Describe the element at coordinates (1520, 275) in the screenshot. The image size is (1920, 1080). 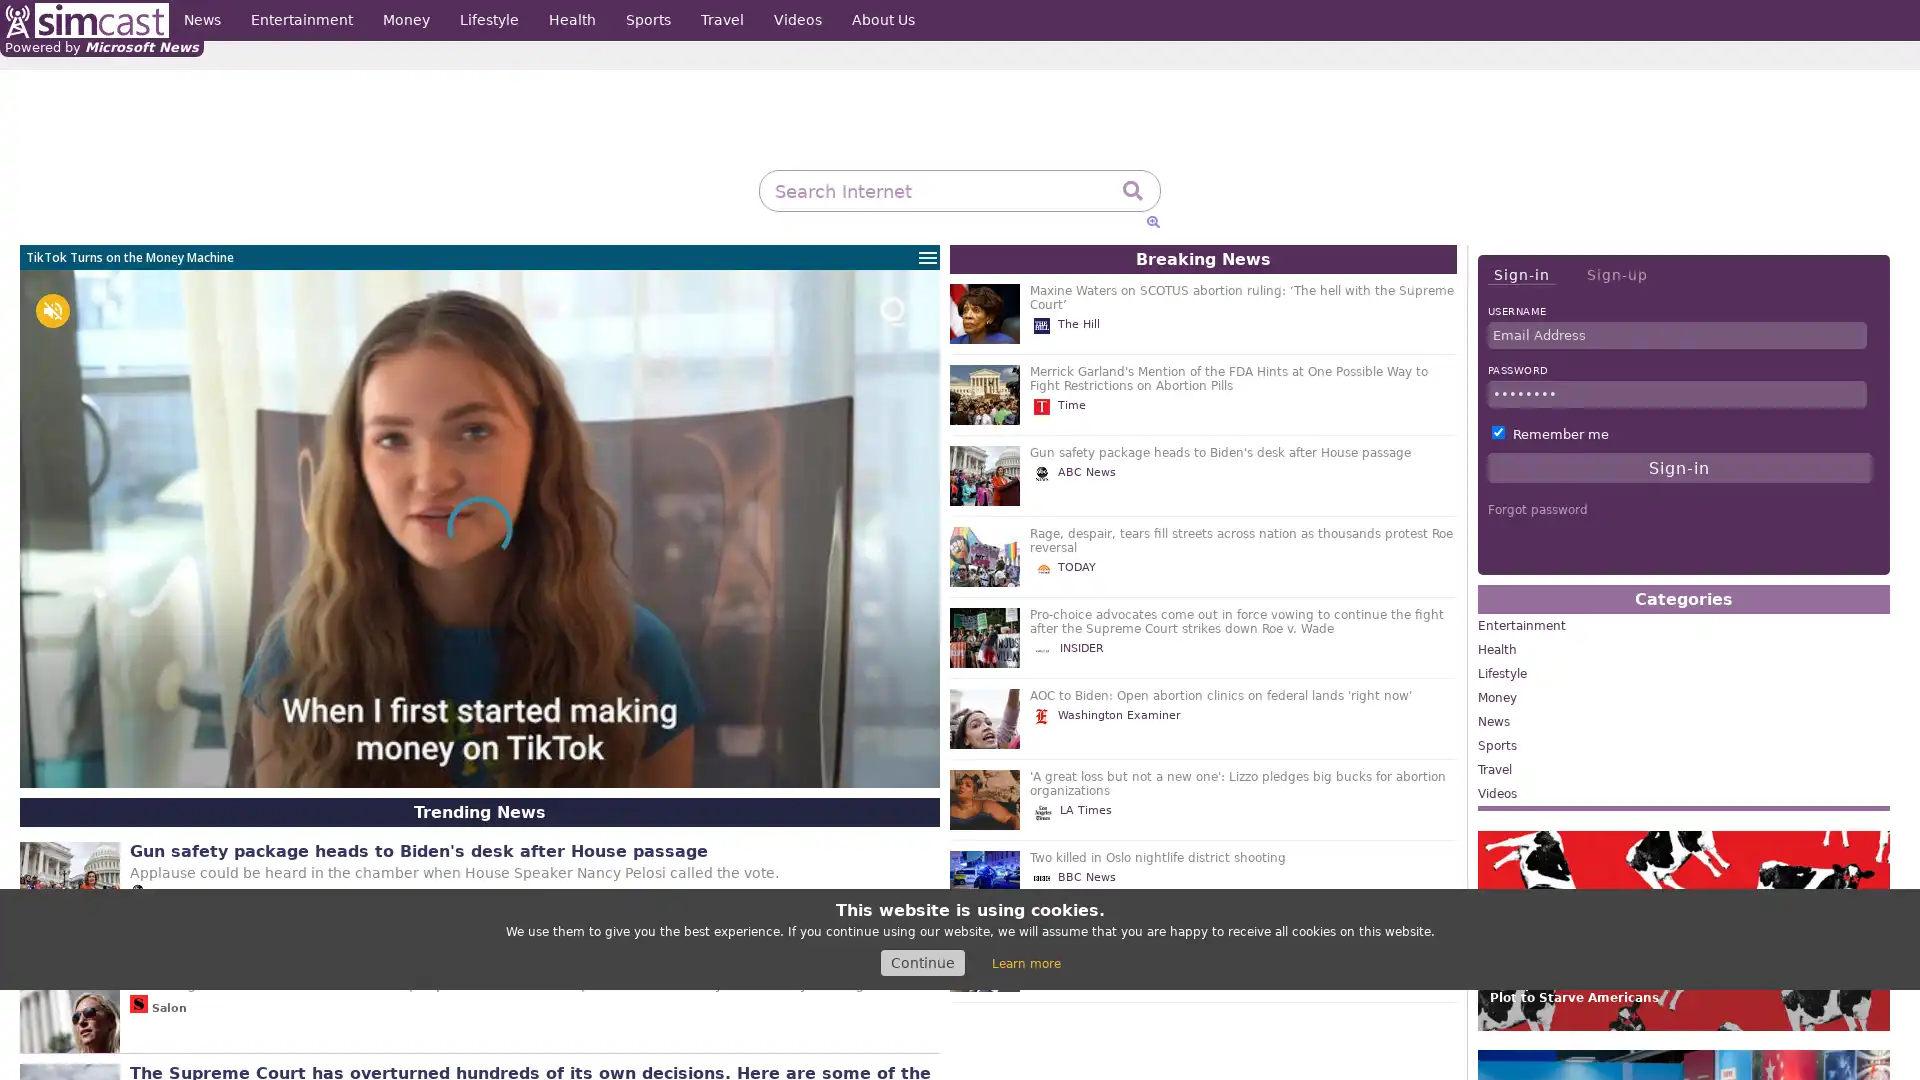
I see `Sign-in` at that location.